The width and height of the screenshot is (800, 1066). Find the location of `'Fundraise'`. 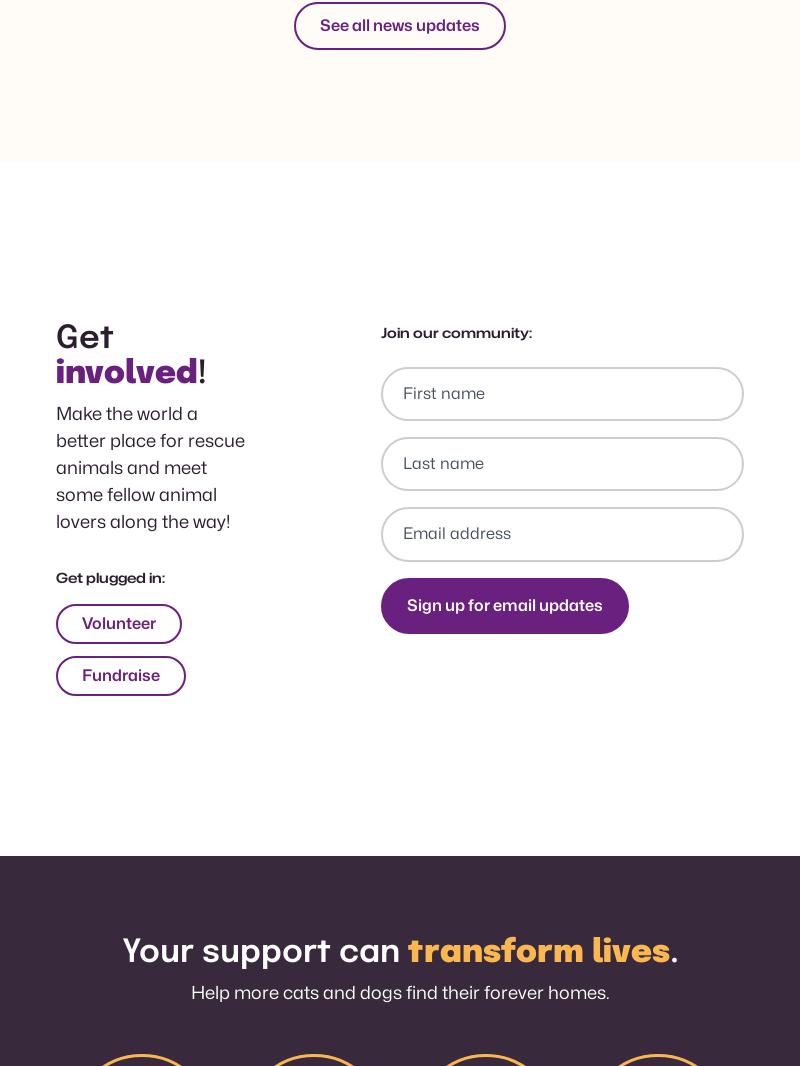

'Fundraise' is located at coordinates (119, 674).